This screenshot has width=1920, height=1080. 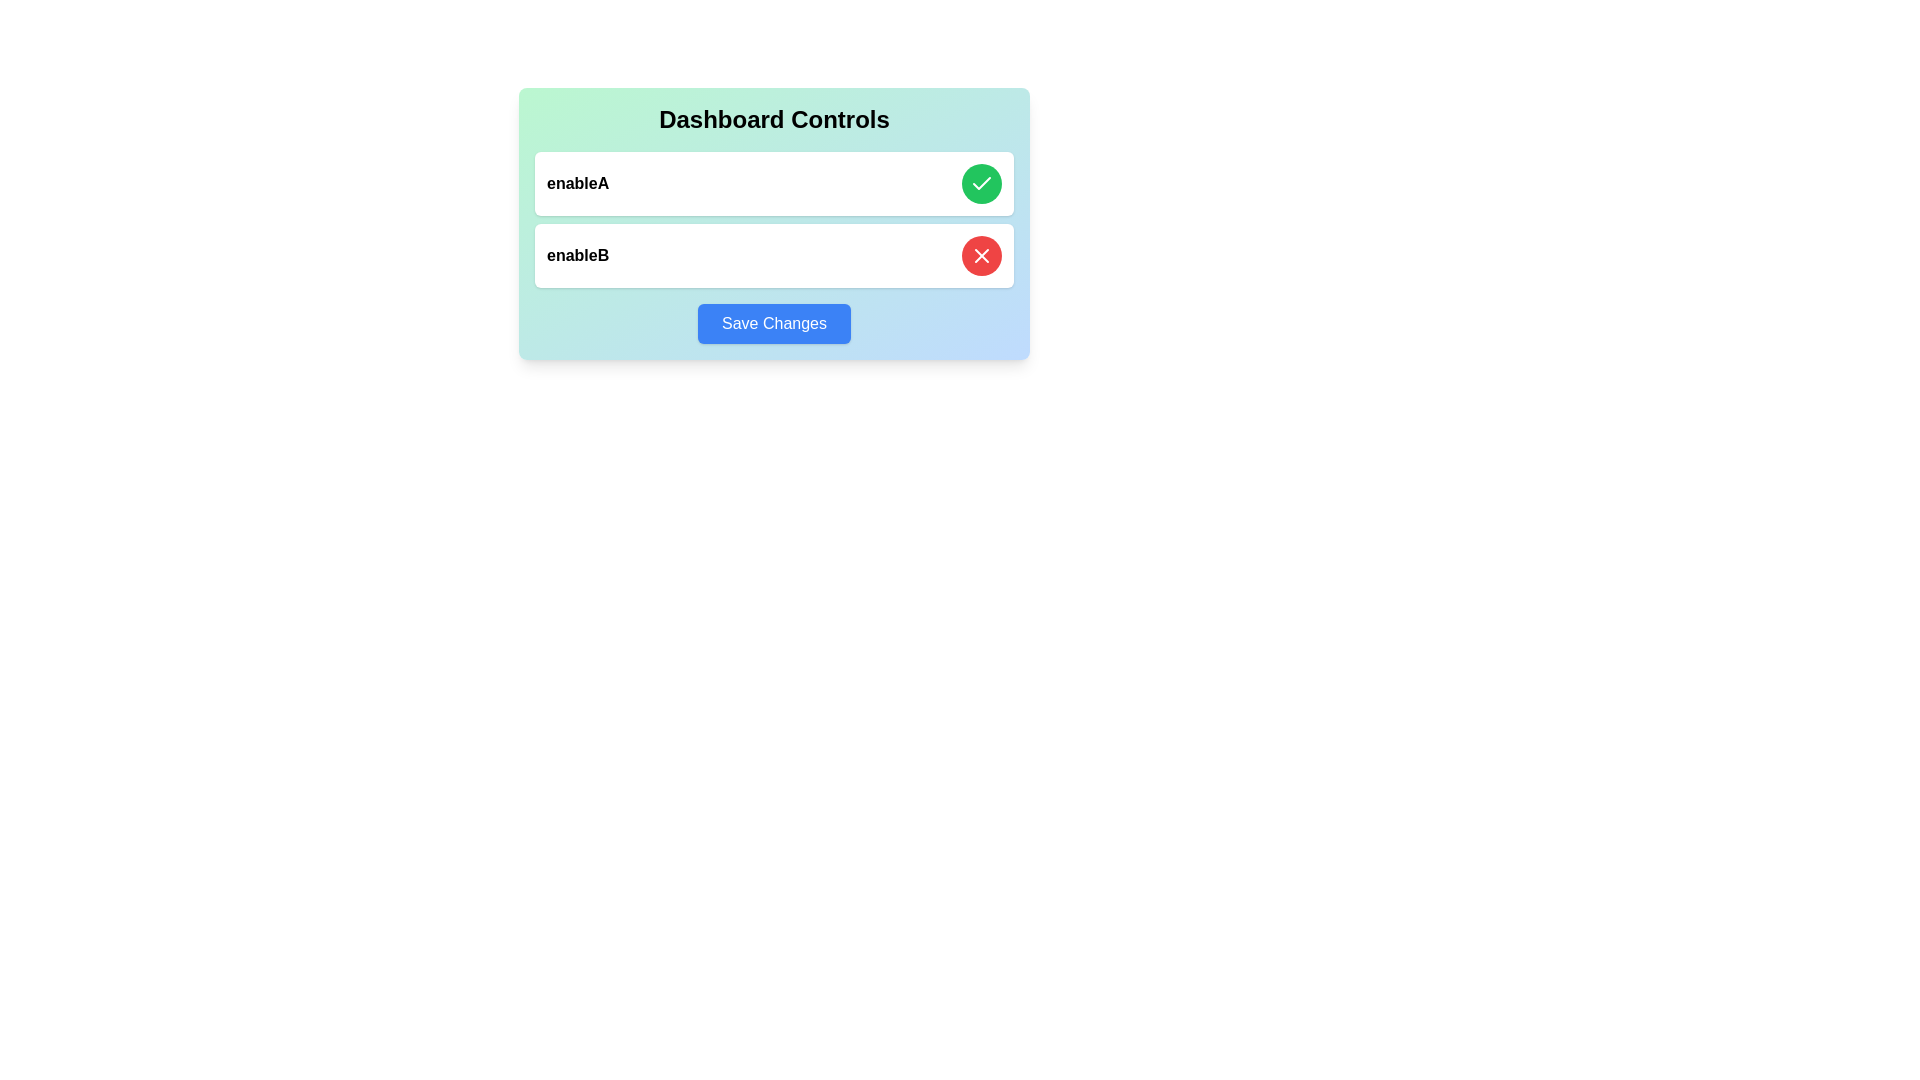 I want to click on the 'Save Changes' button to save the current configuration, so click(x=773, y=323).